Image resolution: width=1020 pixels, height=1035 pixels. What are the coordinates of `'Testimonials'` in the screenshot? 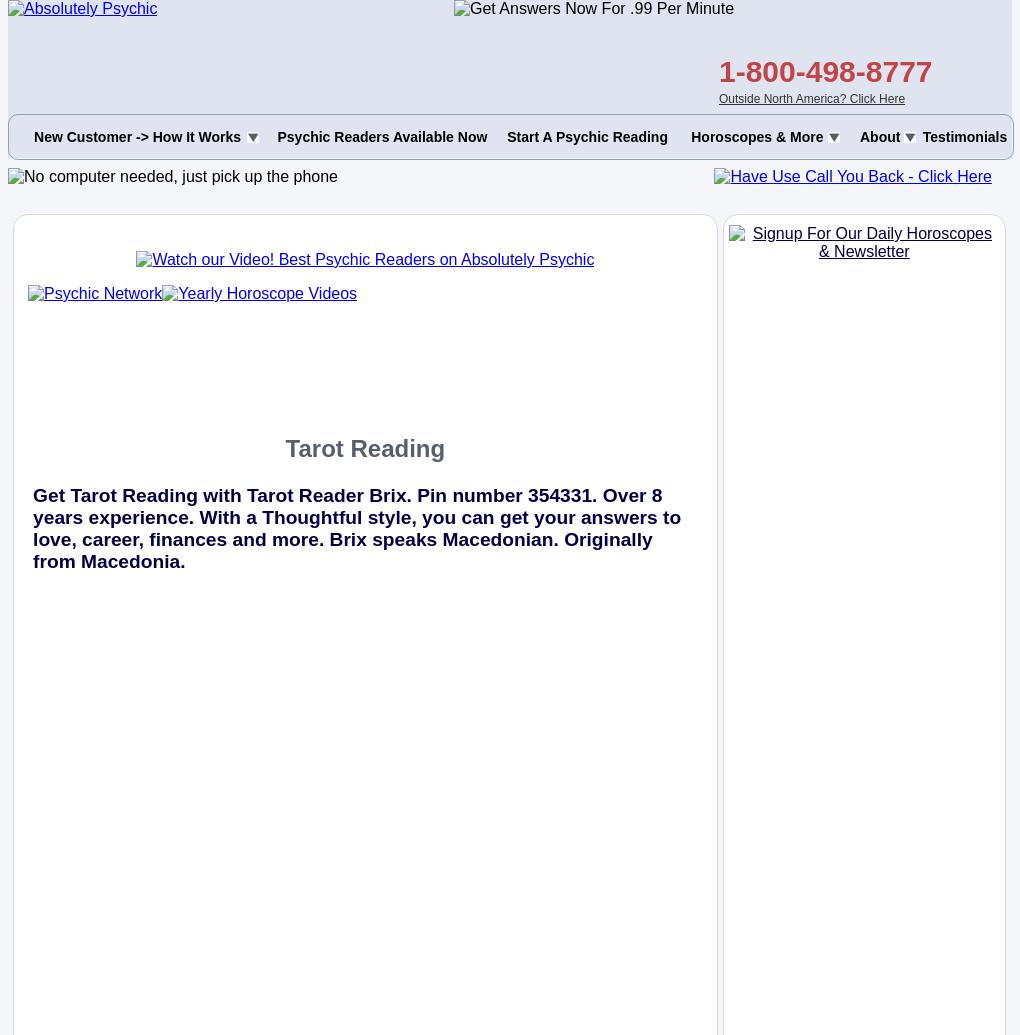 It's located at (963, 137).